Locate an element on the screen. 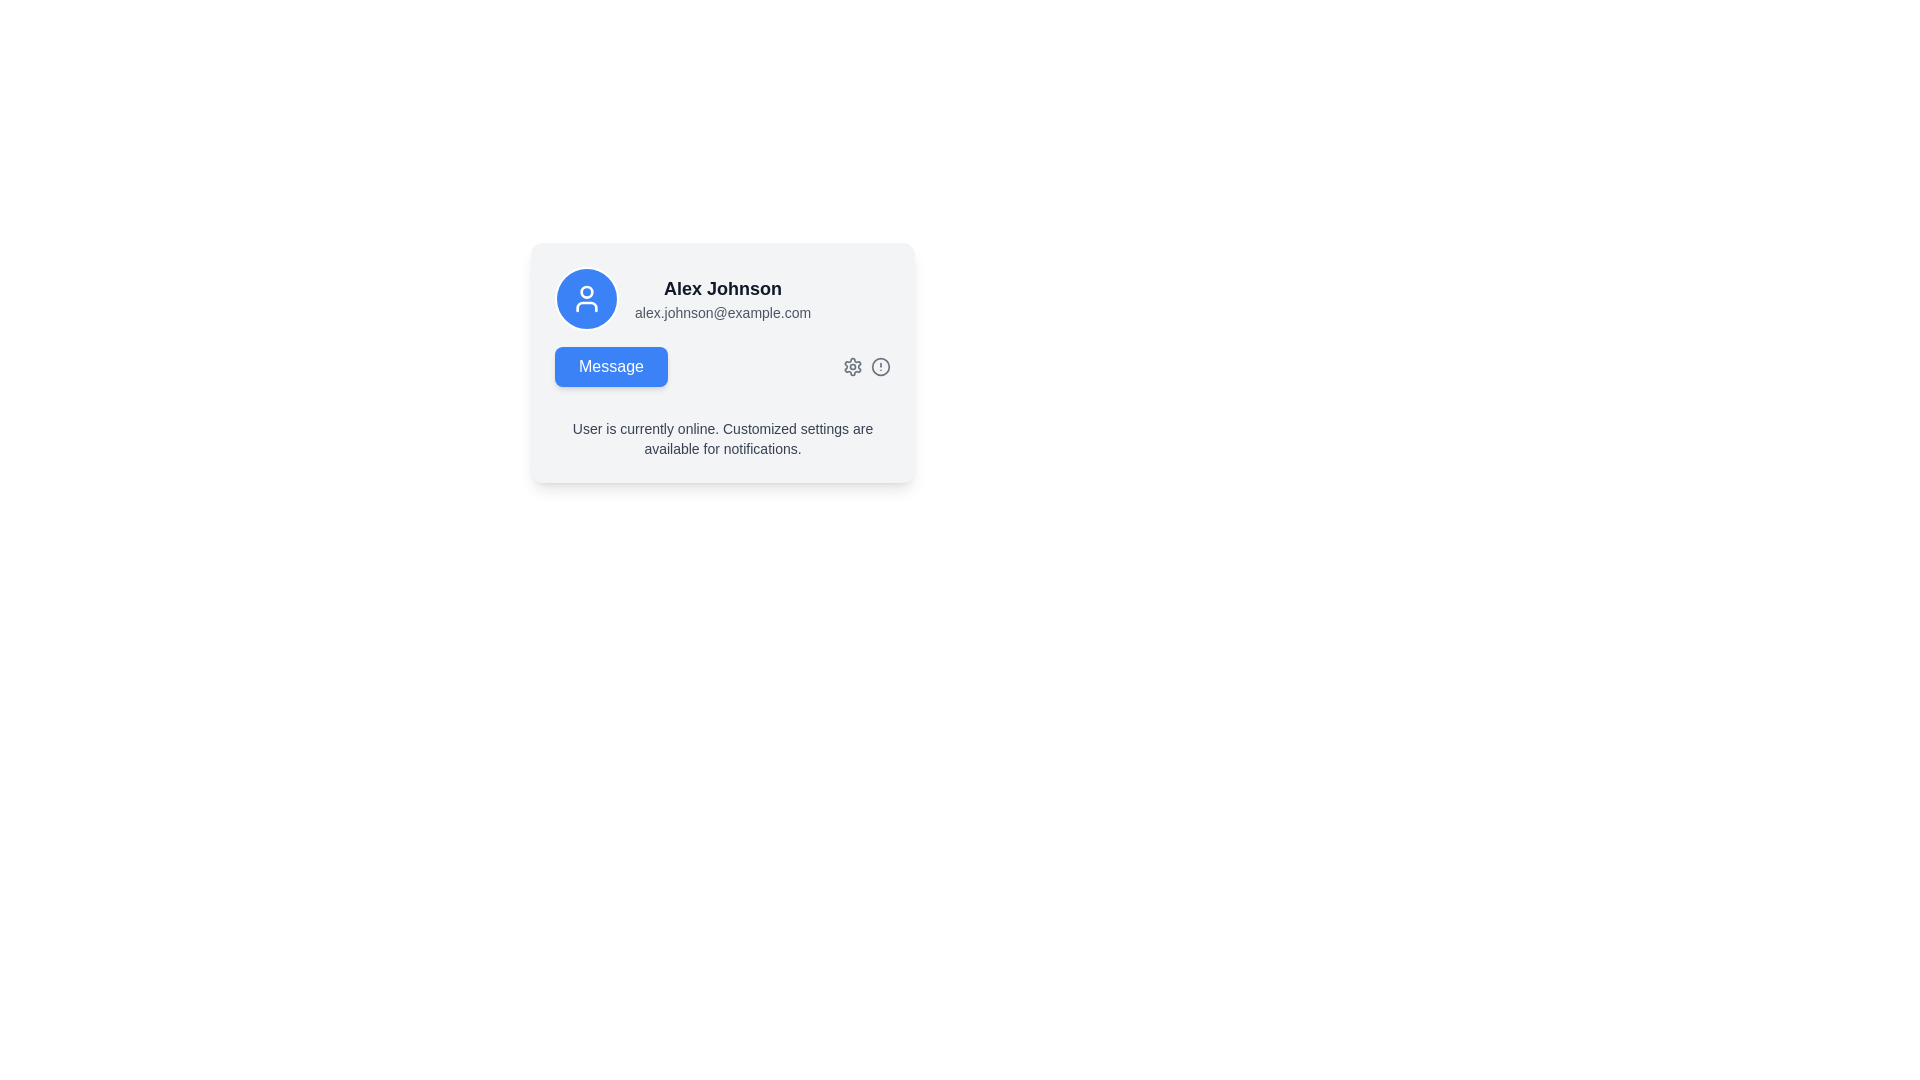 This screenshot has height=1080, width=1920. the circular blue icon with a white outline and avatar in the upper-left region of the card containing 'Alex Johnson' and 'alex.johnson@example.com' is located at coordinates (585, 299).